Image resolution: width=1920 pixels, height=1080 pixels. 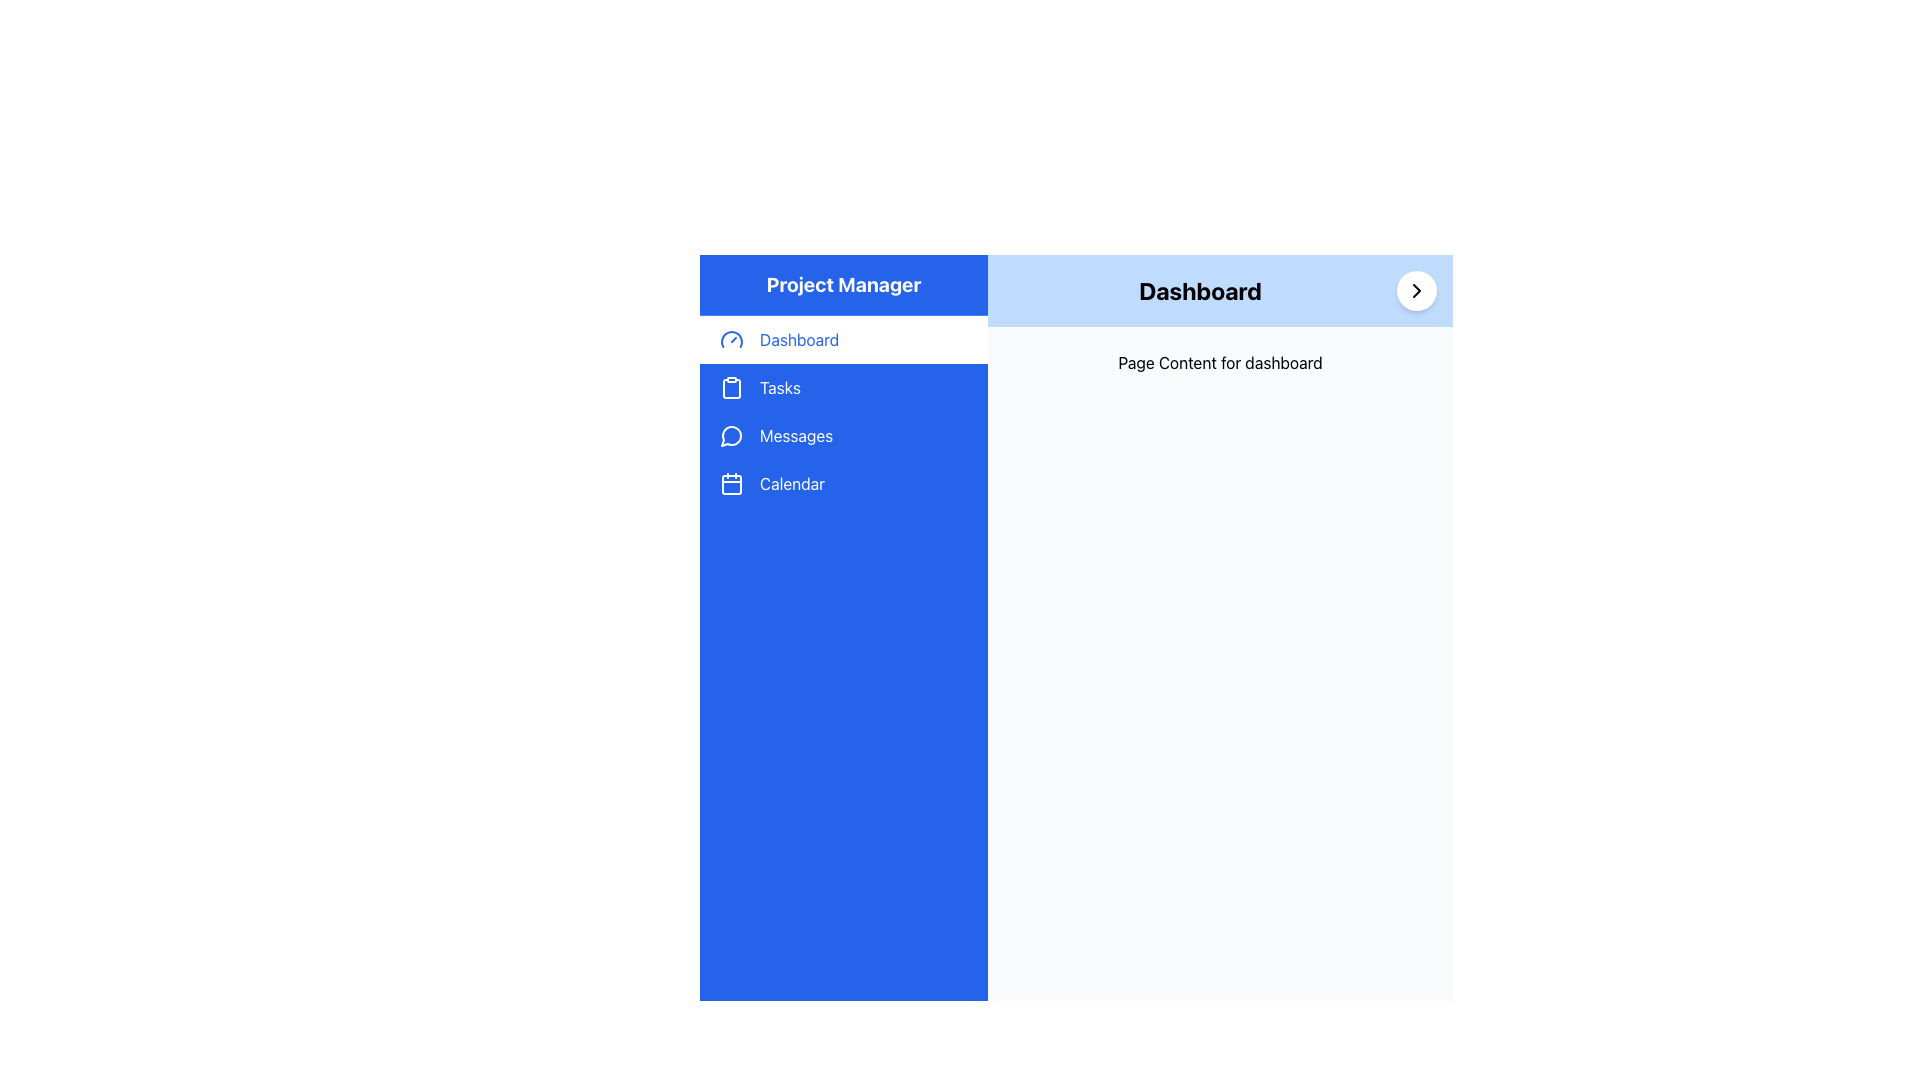 What do you see at coordinates (1415, 290) in the screenshot?
I see `the circular button with a white background and a black chevron icon` at bounding box center [1415, 290].